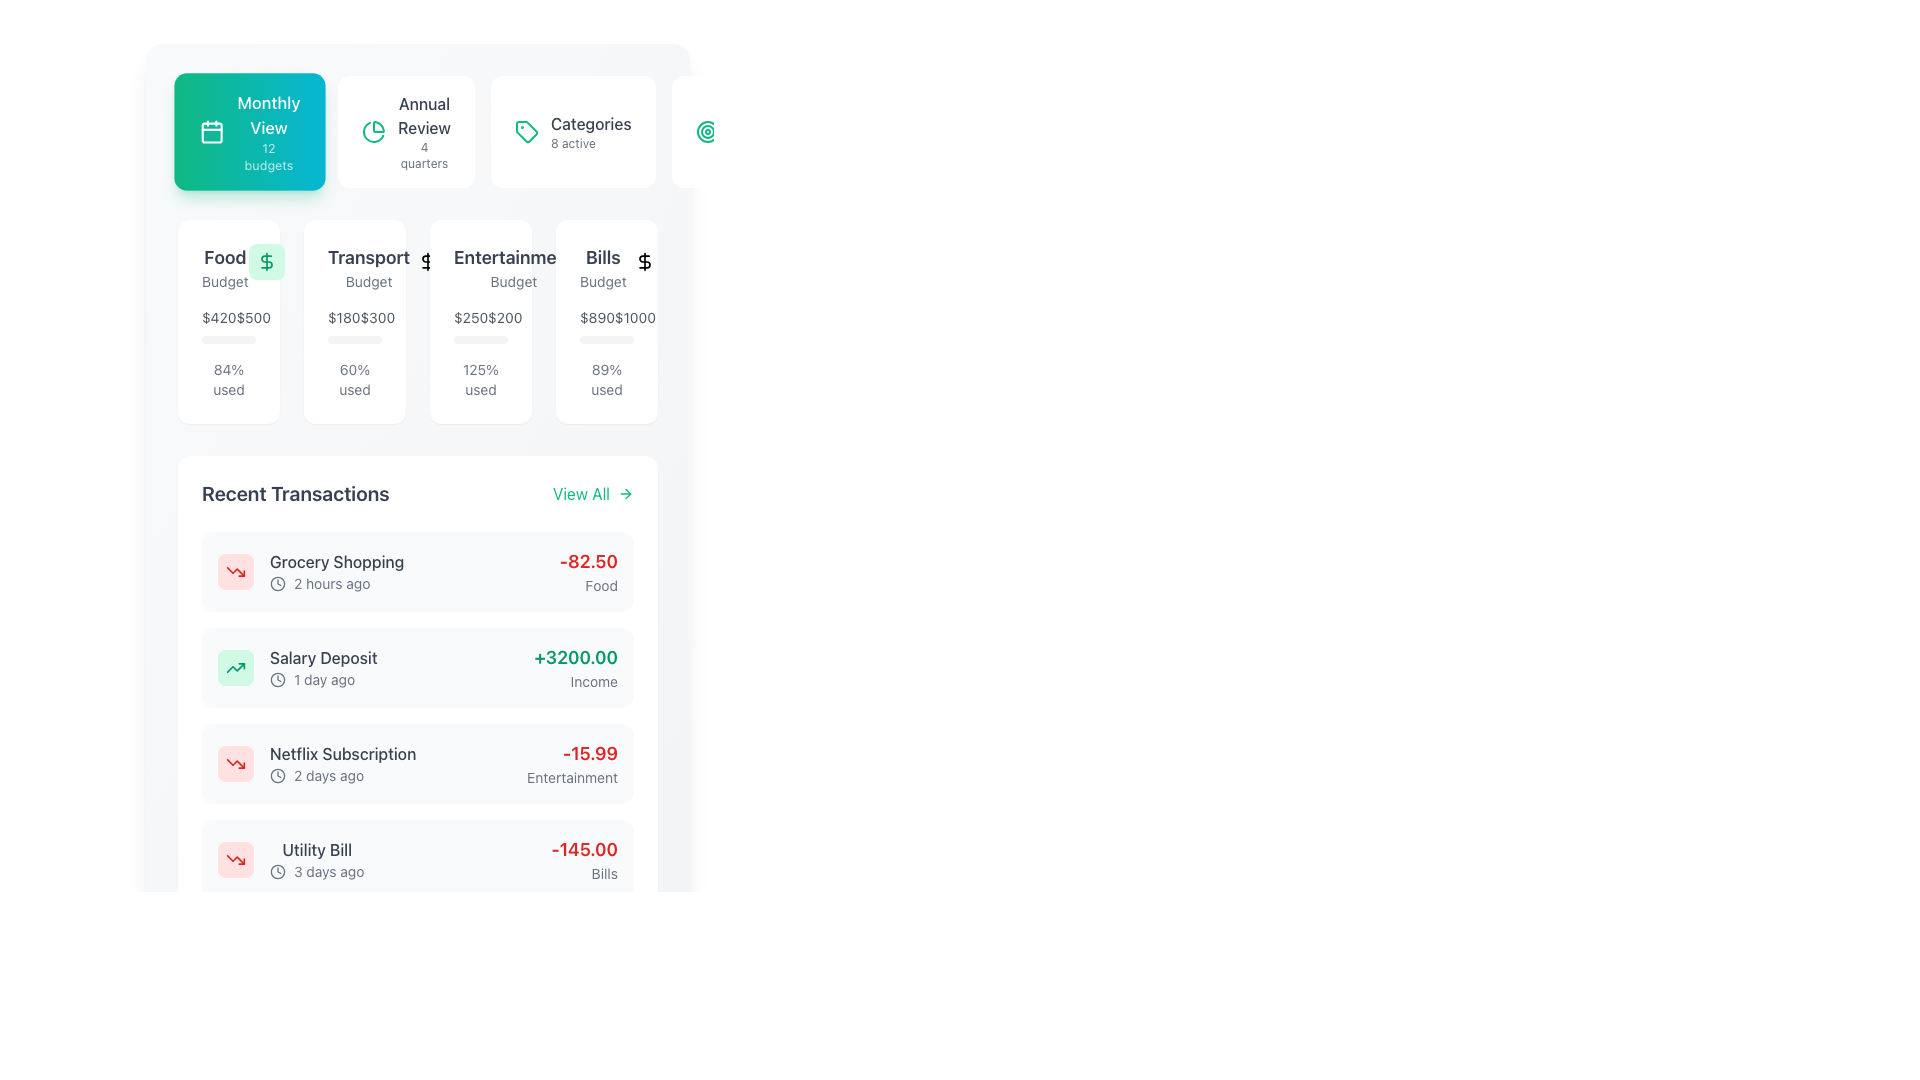 This screenshot has height=1080, width=1920. I want to click on the text label reading 'Bills' located directly below the red '-145.00' value in the right-aligned column of the 'Recent Transactions' list, so click(583, 873).